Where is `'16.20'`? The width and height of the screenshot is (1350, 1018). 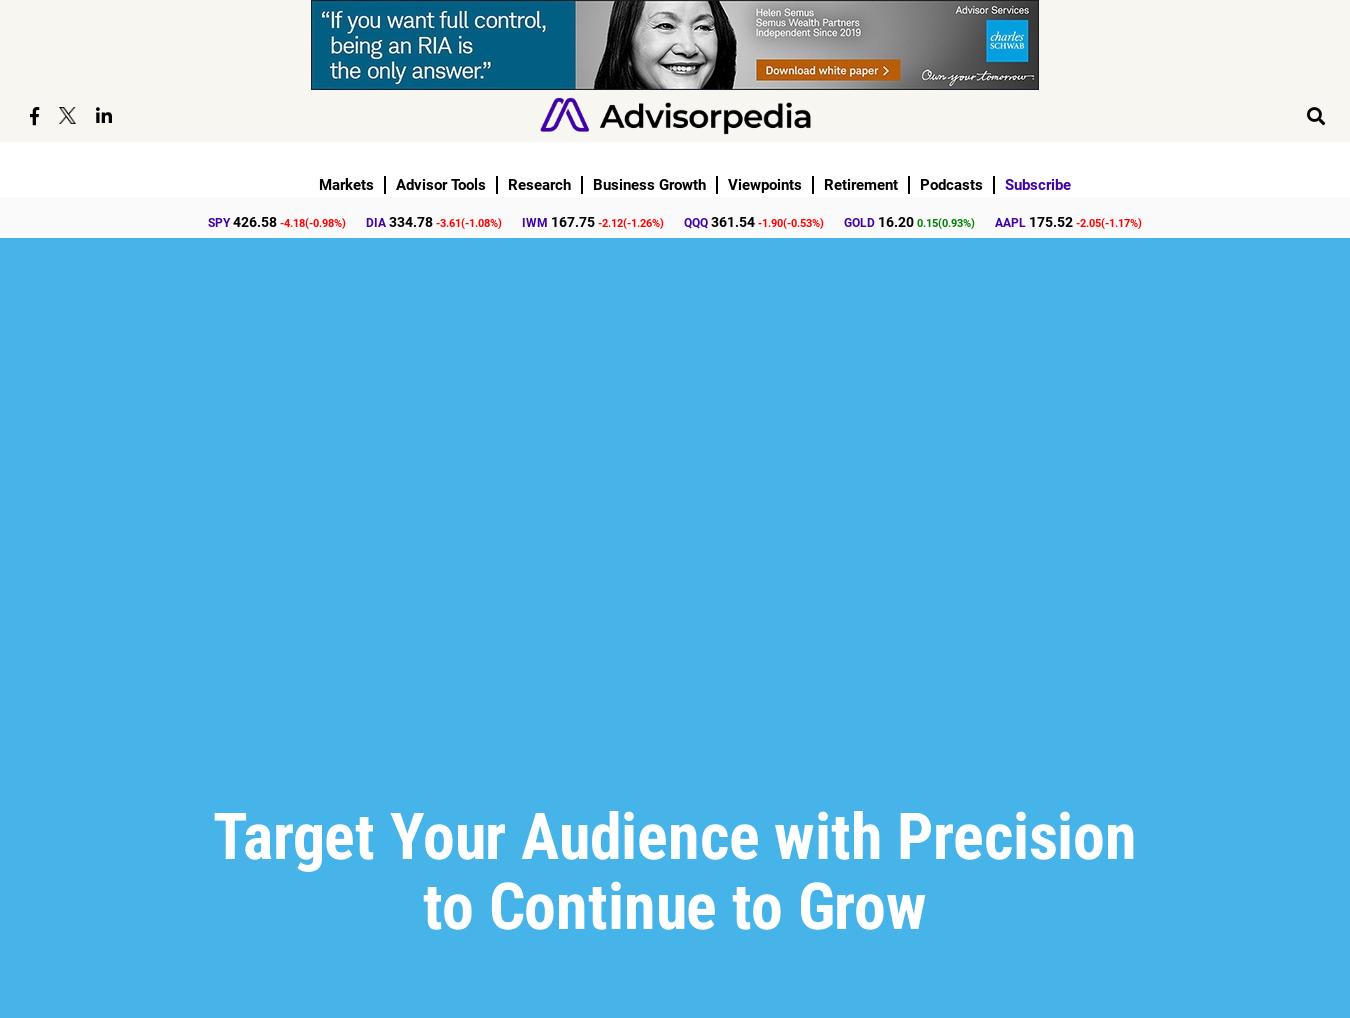
'16.20' is located at coordinates (878, 221).